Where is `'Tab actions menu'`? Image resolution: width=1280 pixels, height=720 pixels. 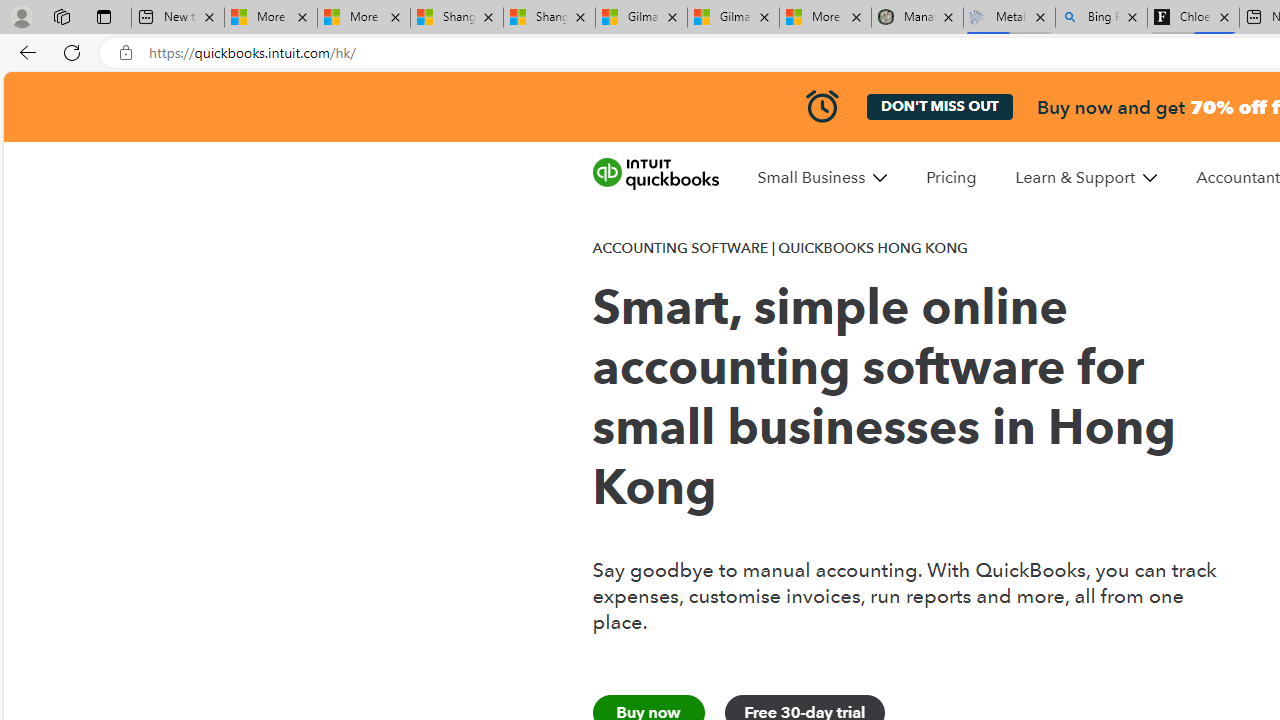 'Tab actions menu' is located at coordinates (103, 16).